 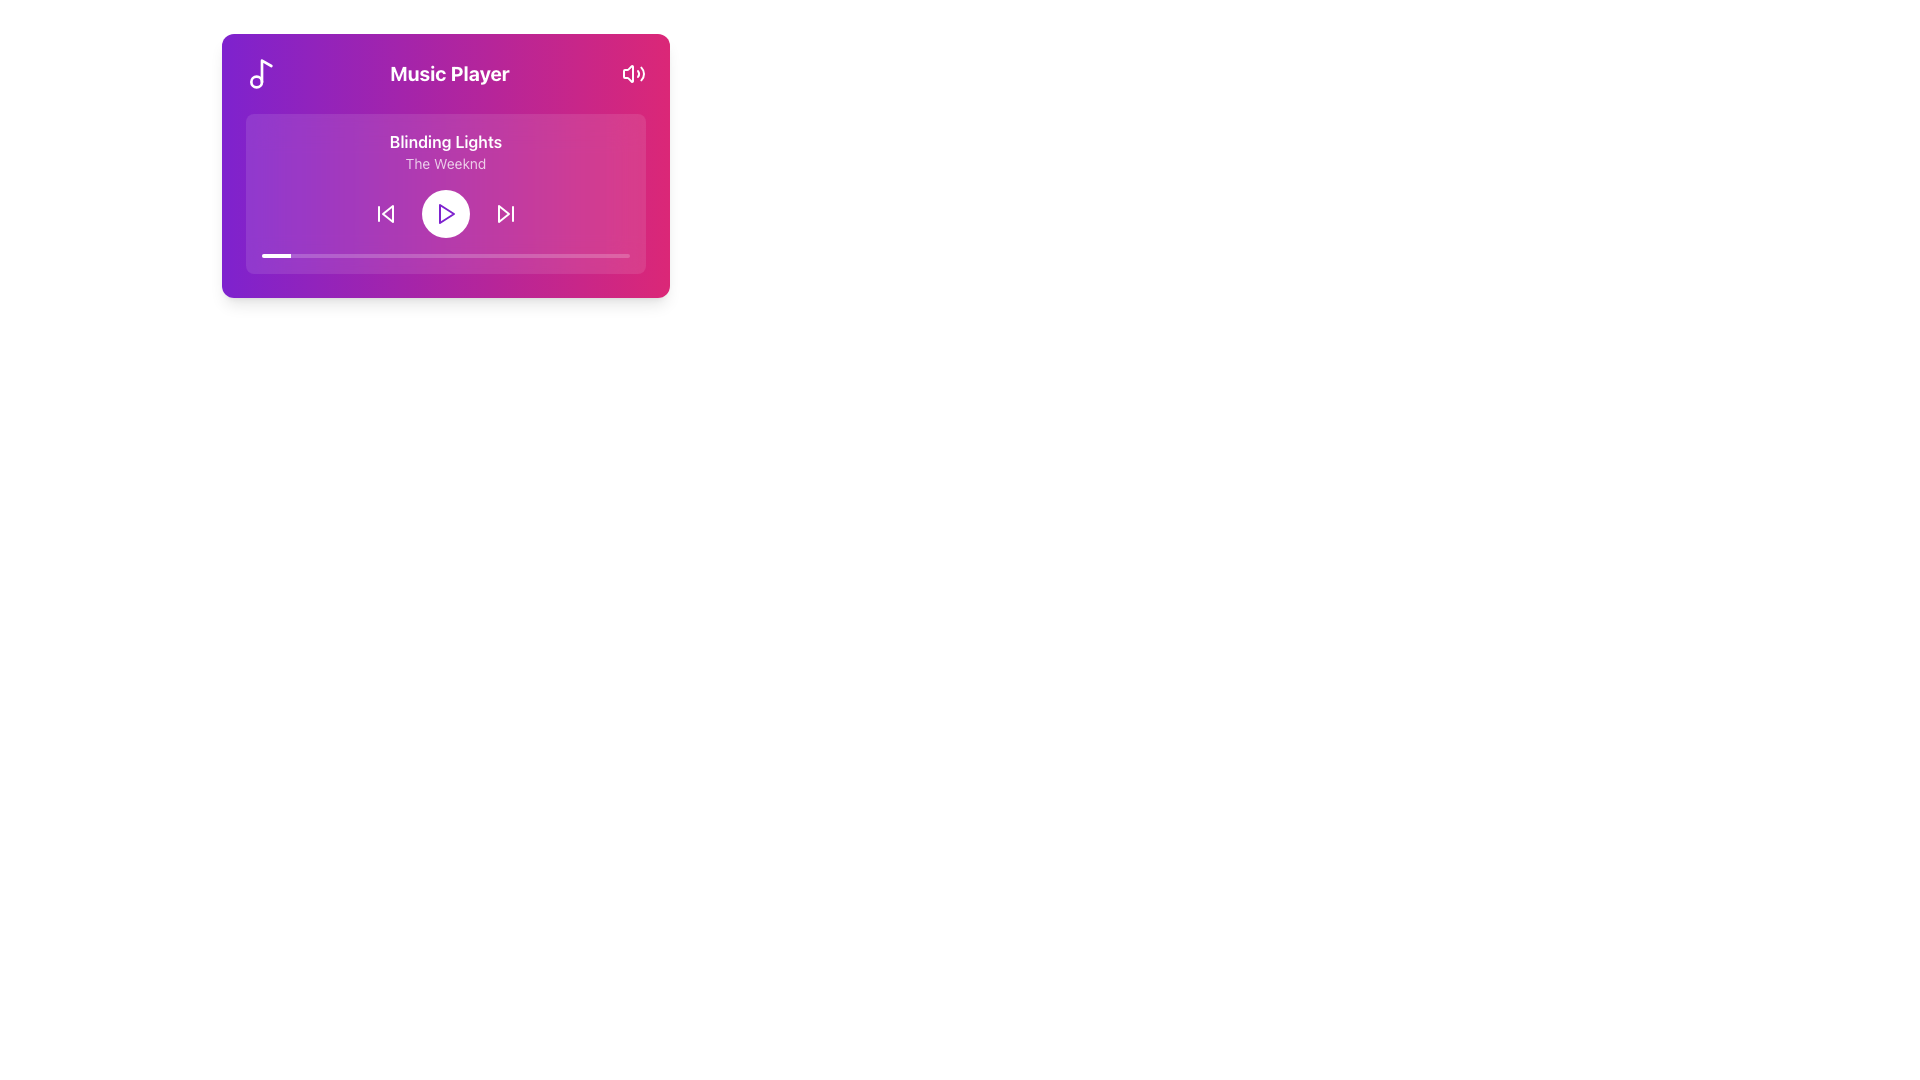 What do you see at coordinates (505, 213) in the screenshot?
I see `the forward arrow button with a white outline and purple background, located at the lower center area of the music player interface, to skip forward` at bounding box center [505, 213].